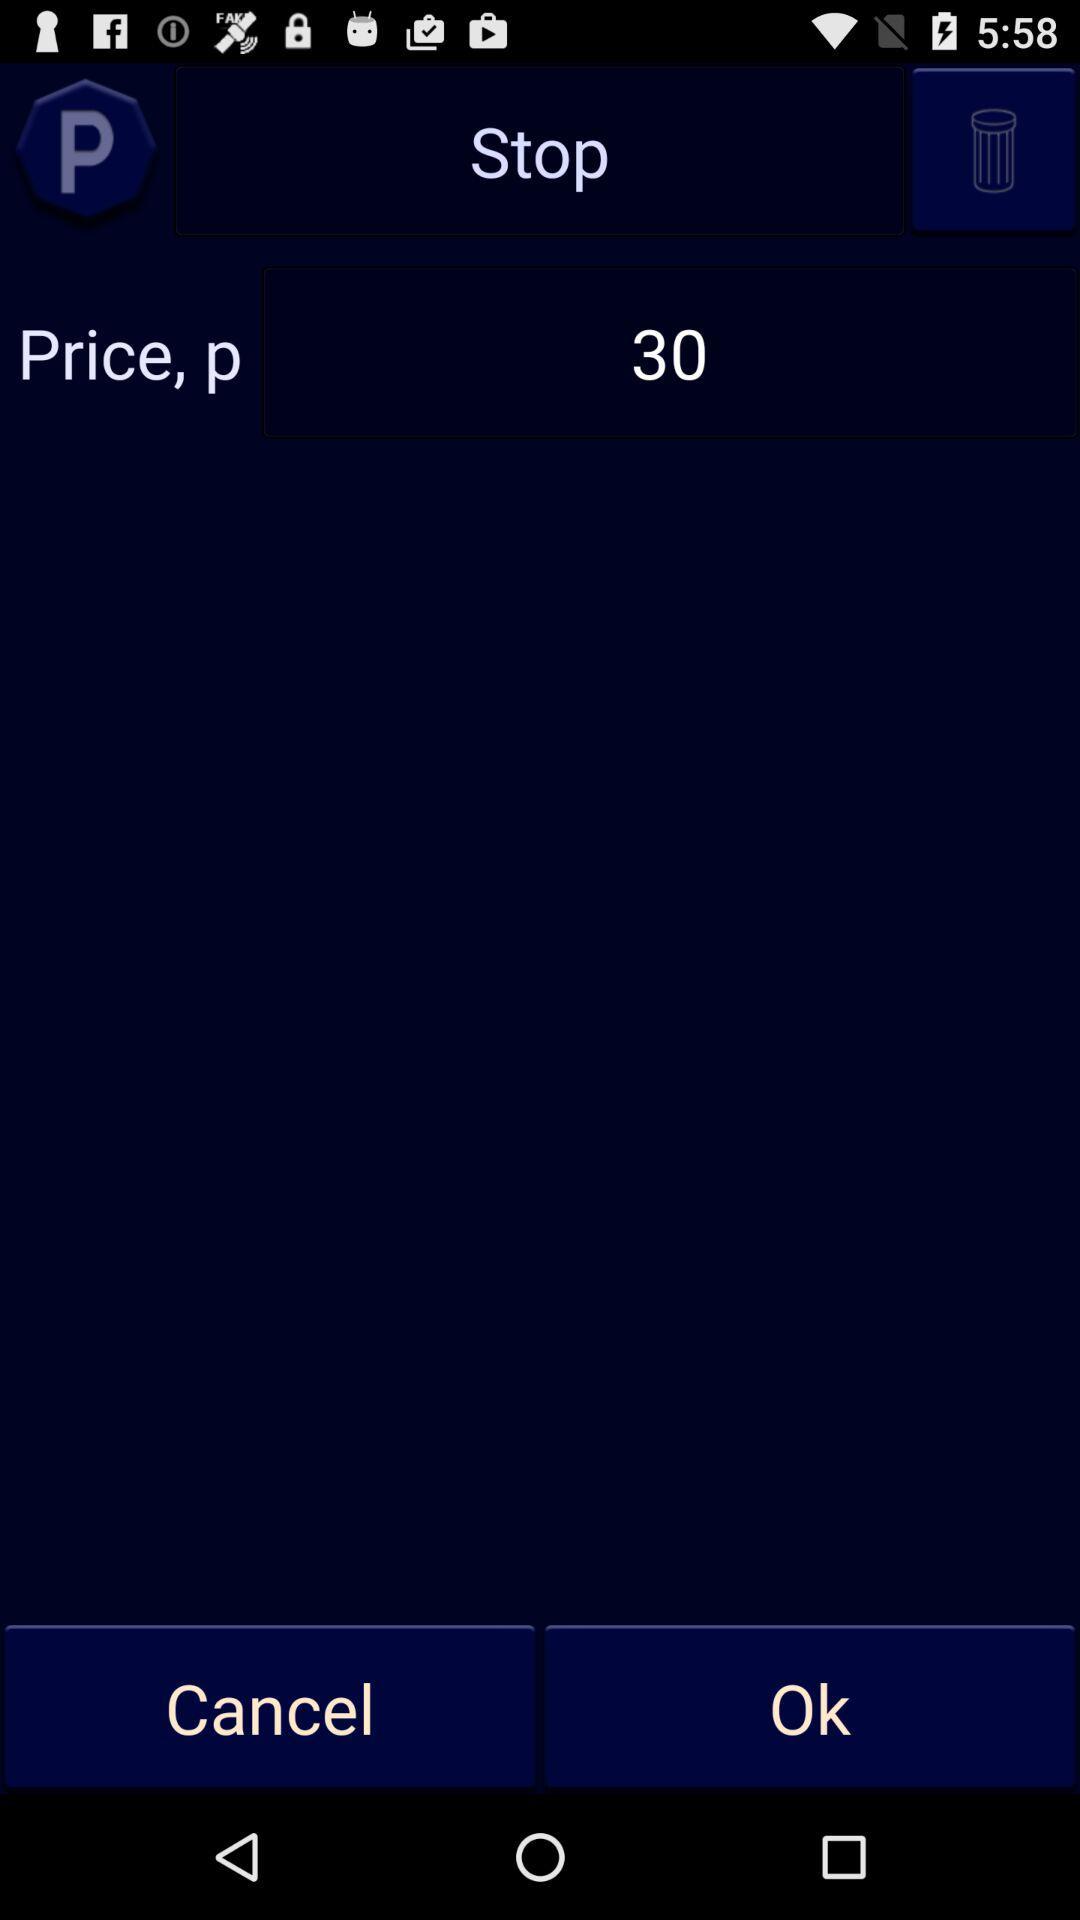 This screenshot has height=1920, width=1080. What do you see at coordinates (993, 149) in the screenshot?
I see `delete entry` at bounding box center [993, 149].